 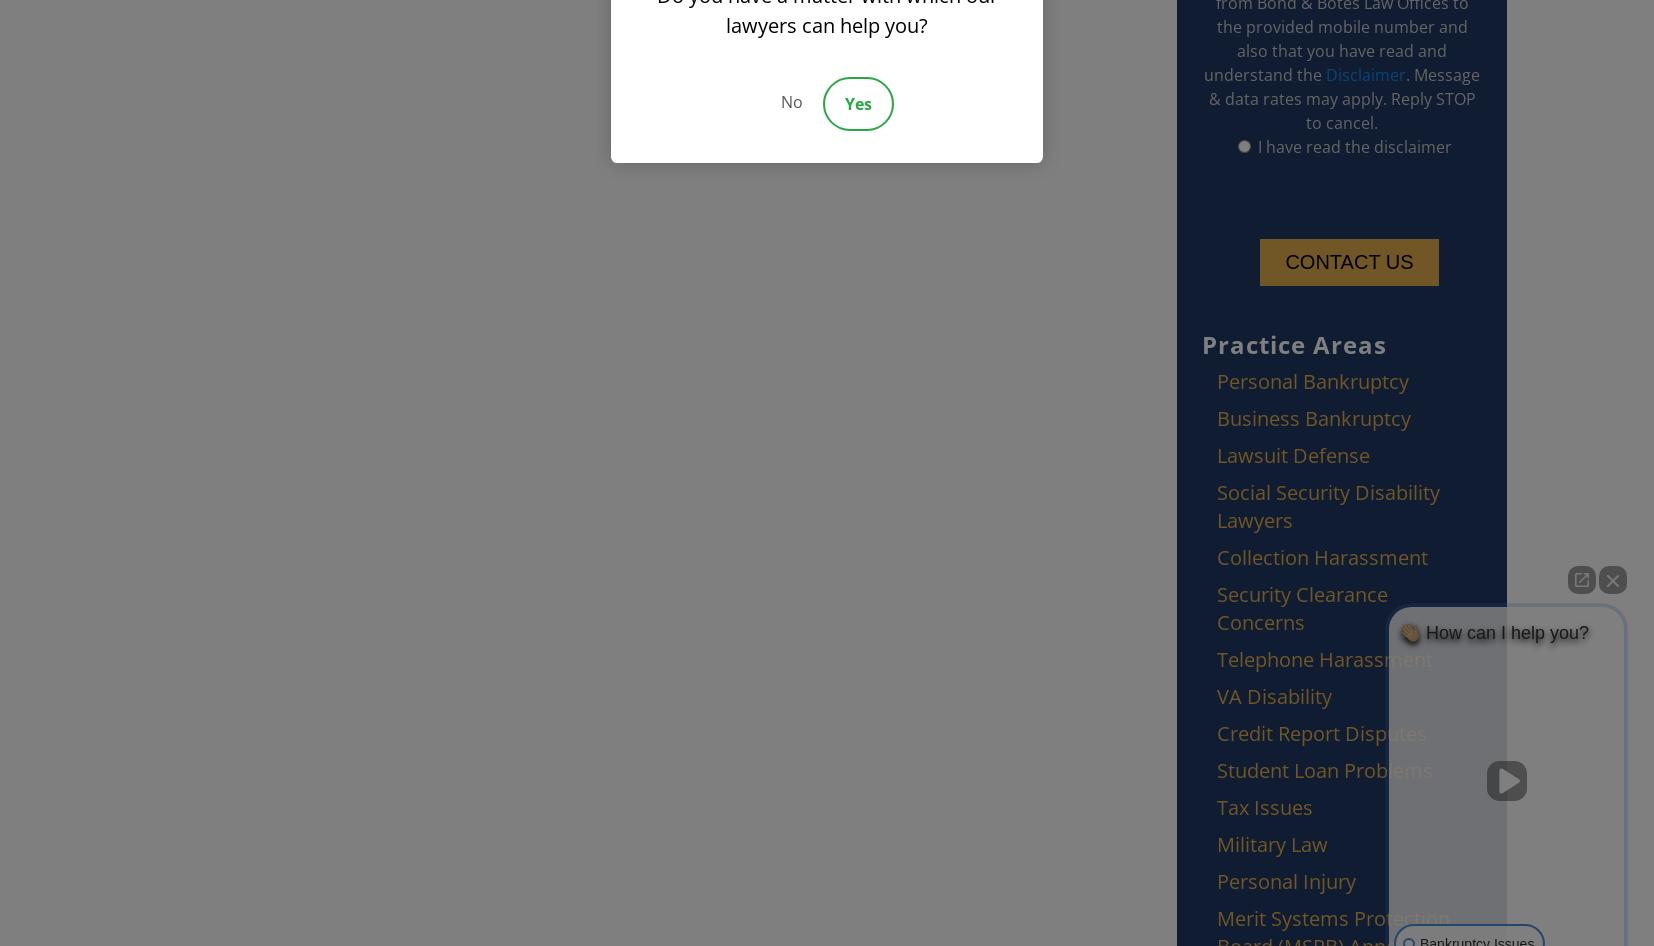 I want to click on 'Yes', so click(x=856, y=102).